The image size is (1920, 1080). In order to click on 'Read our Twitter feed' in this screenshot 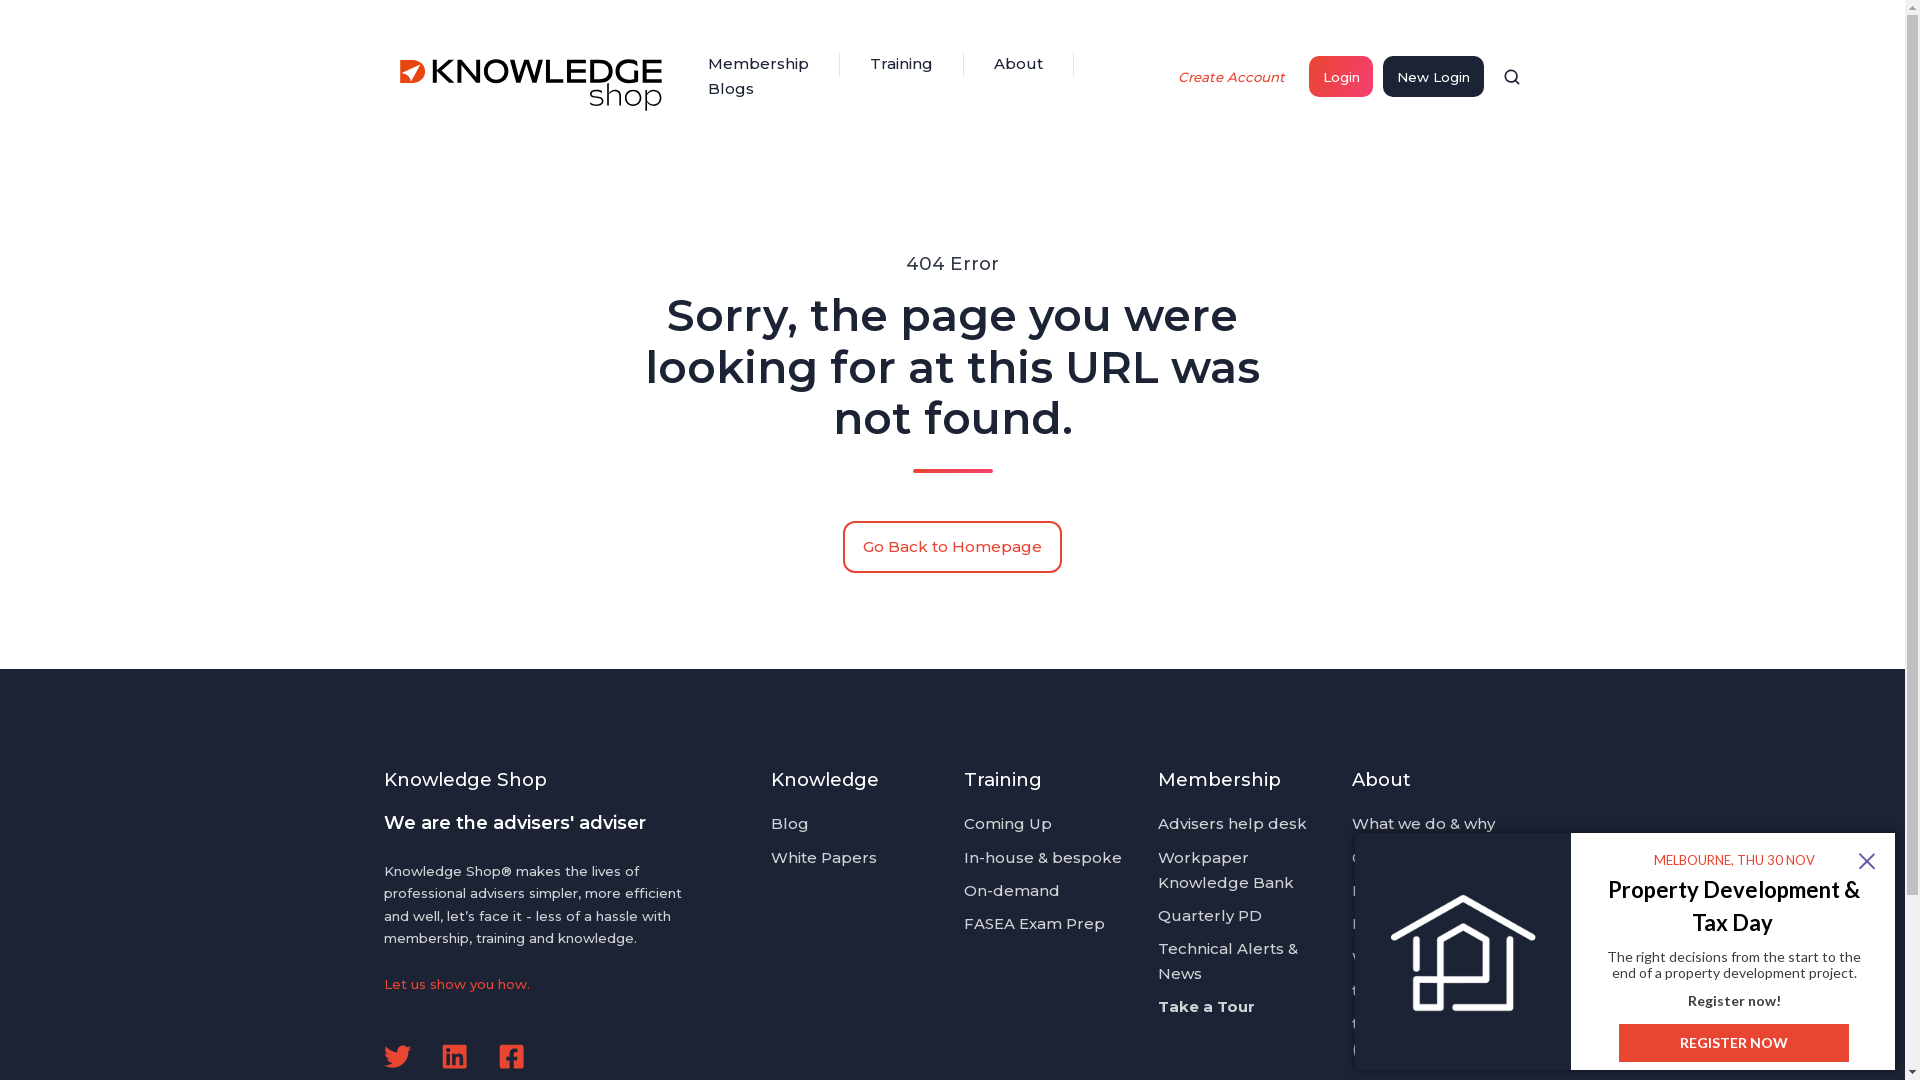, I will do `click(397, 1055)`.